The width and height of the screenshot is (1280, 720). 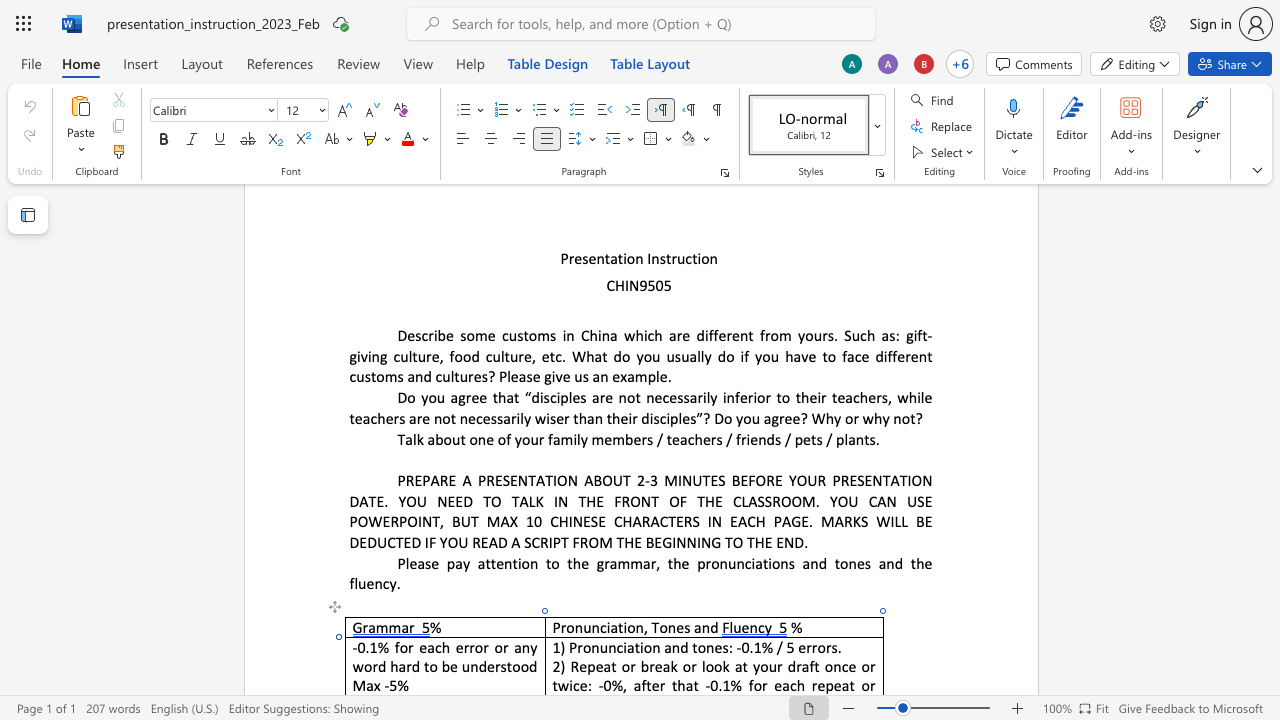 What do you see at coordinates (506, 666) in the screenshot?
I see `the space between the continuous character "s" and "t" in the text` at bounding box center [506, 666].